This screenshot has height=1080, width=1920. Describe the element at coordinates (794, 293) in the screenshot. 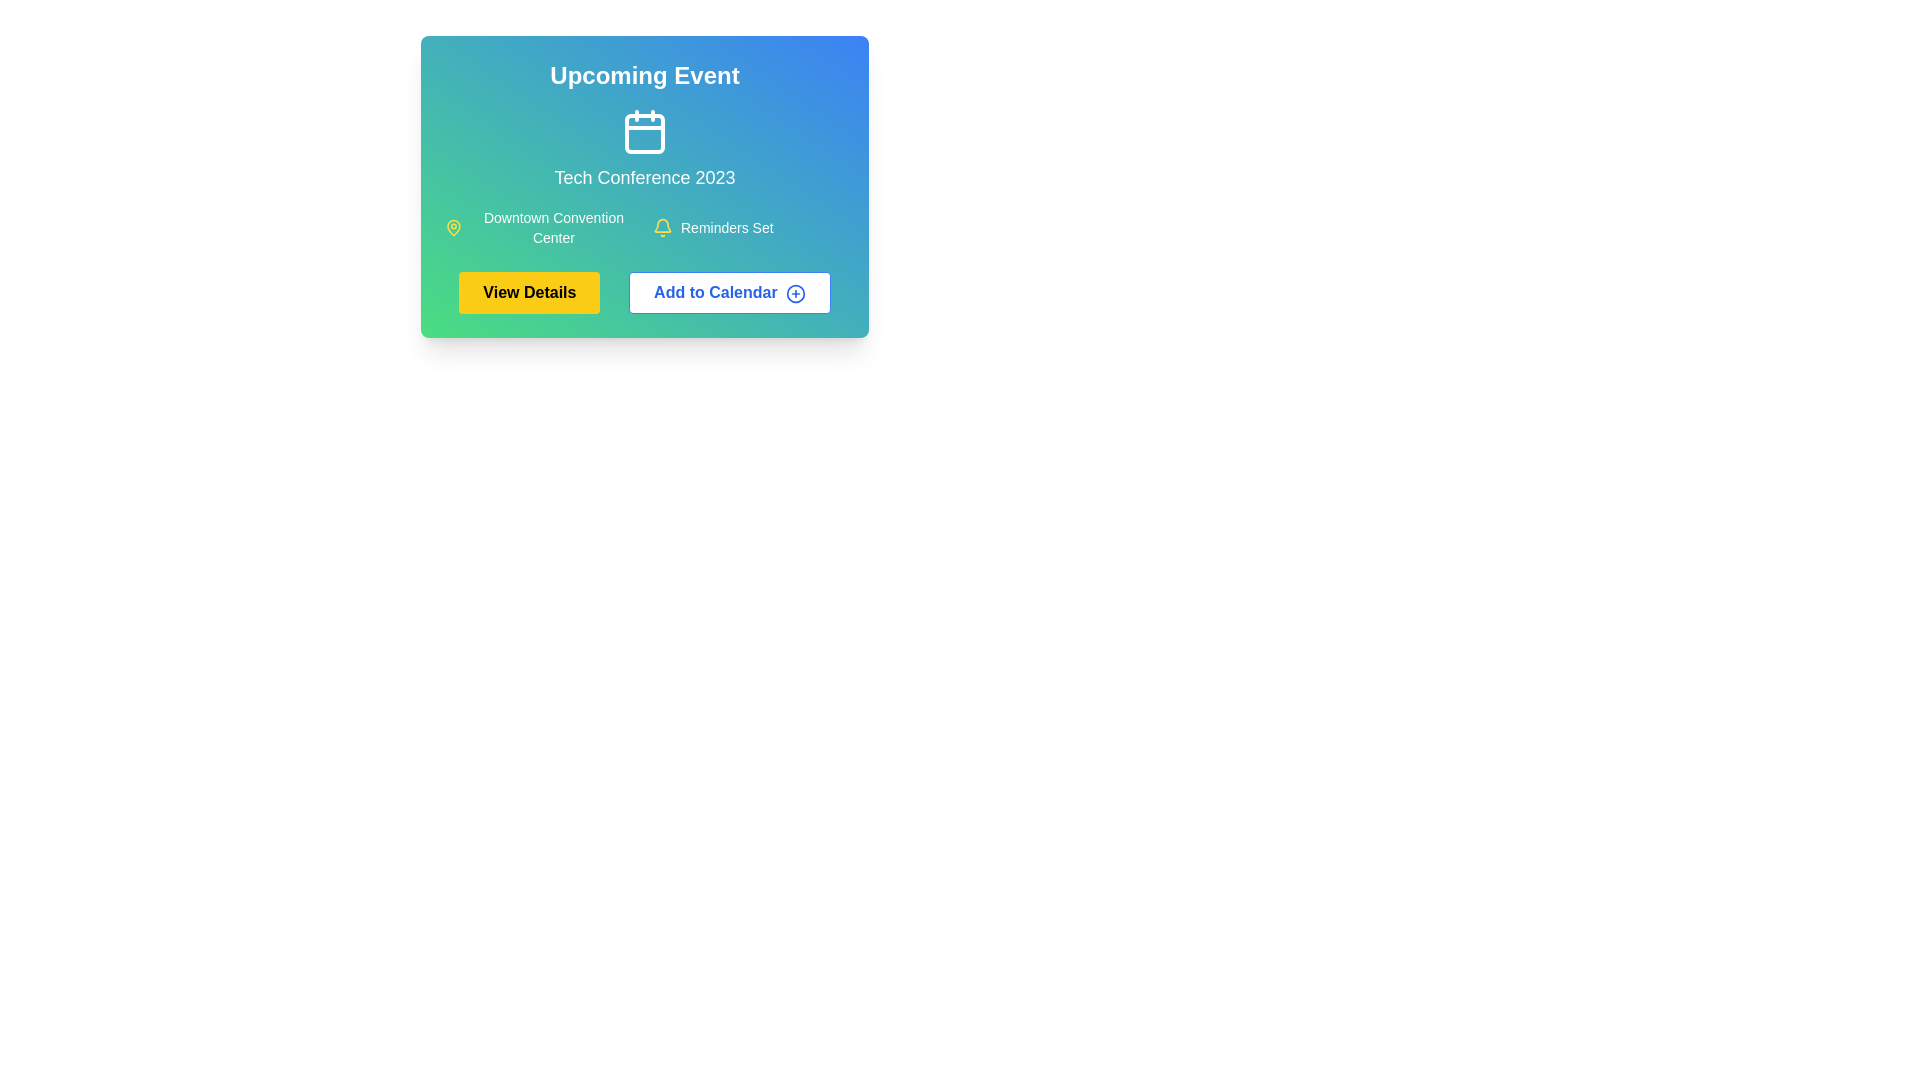

I see `the circular outline of the 'plus' icon located at the far right end of the 'Add to Calendar' button on the lower right part of the card` at that location.